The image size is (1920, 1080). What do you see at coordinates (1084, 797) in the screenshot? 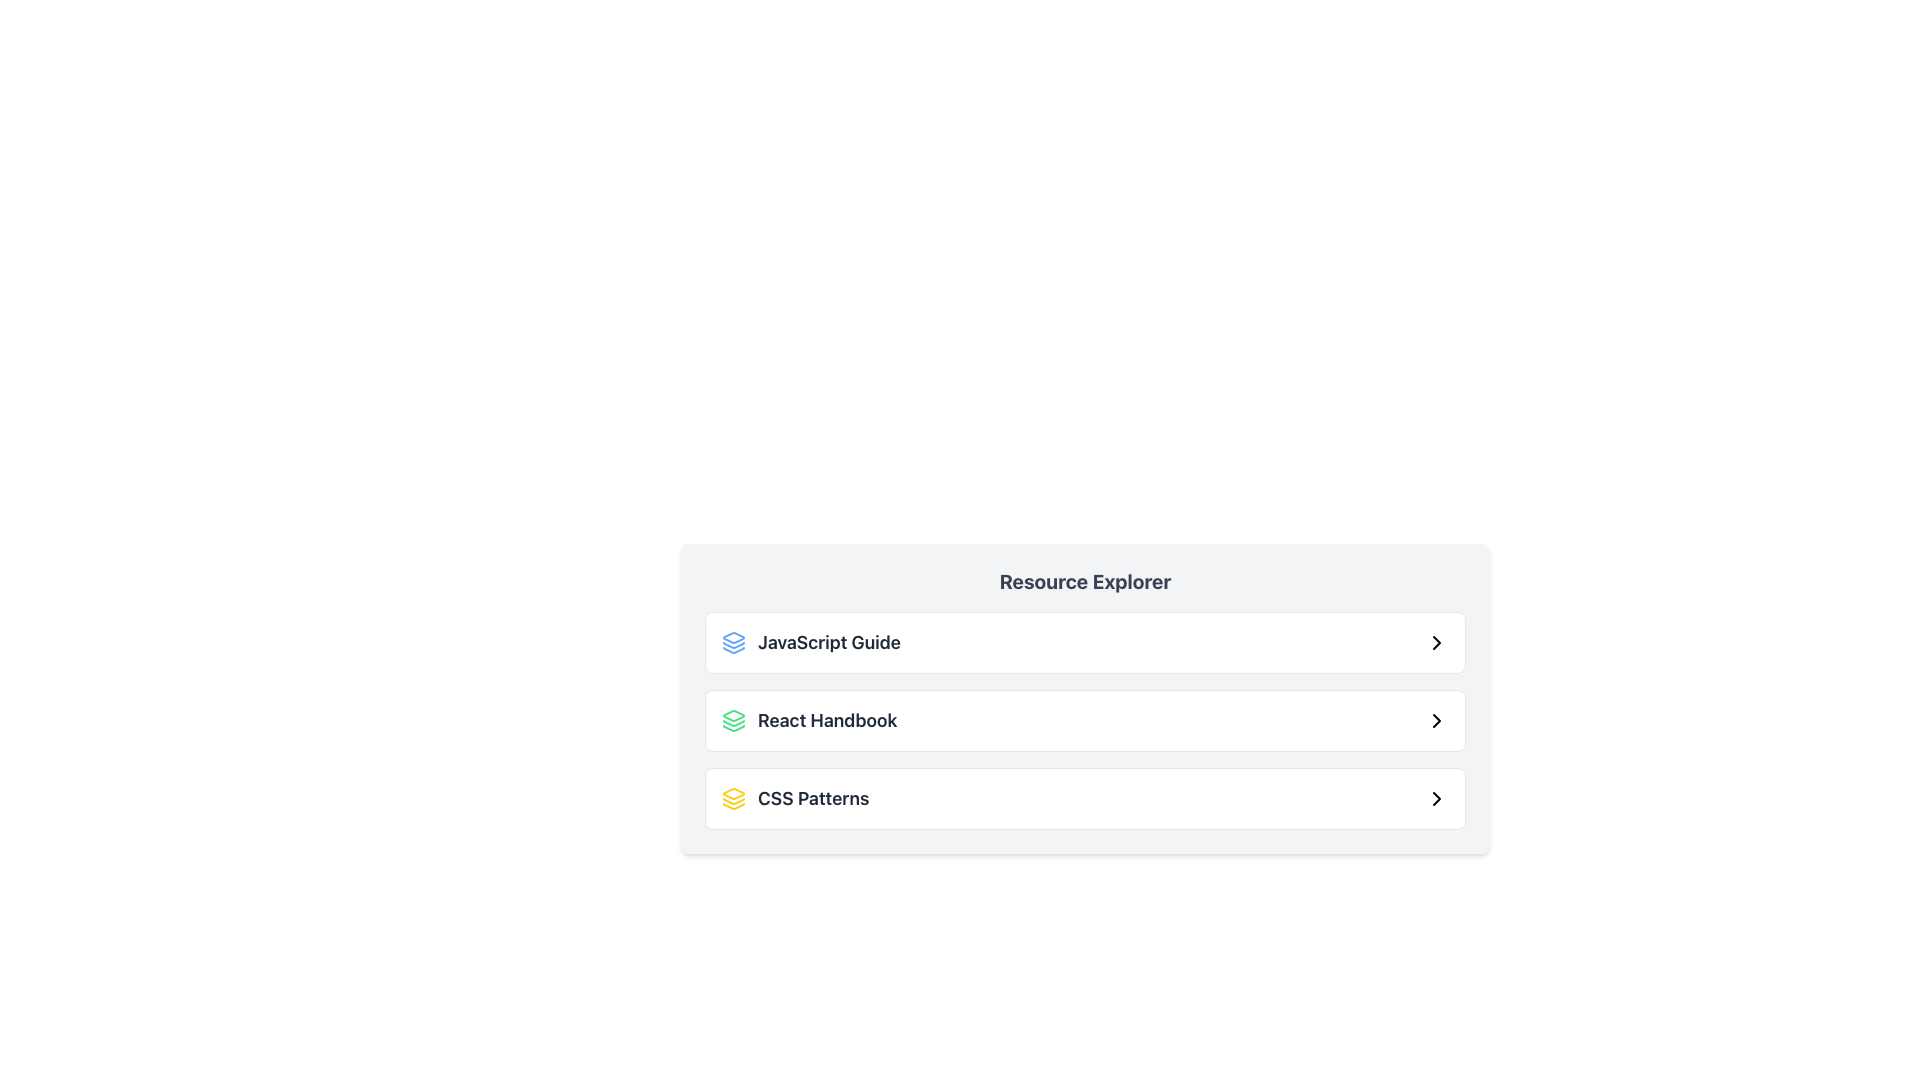
I see `the third Card-style List Item labeled 'CSS Patterns' in the Resource Explorer section` at bounding box center [1084, 797].